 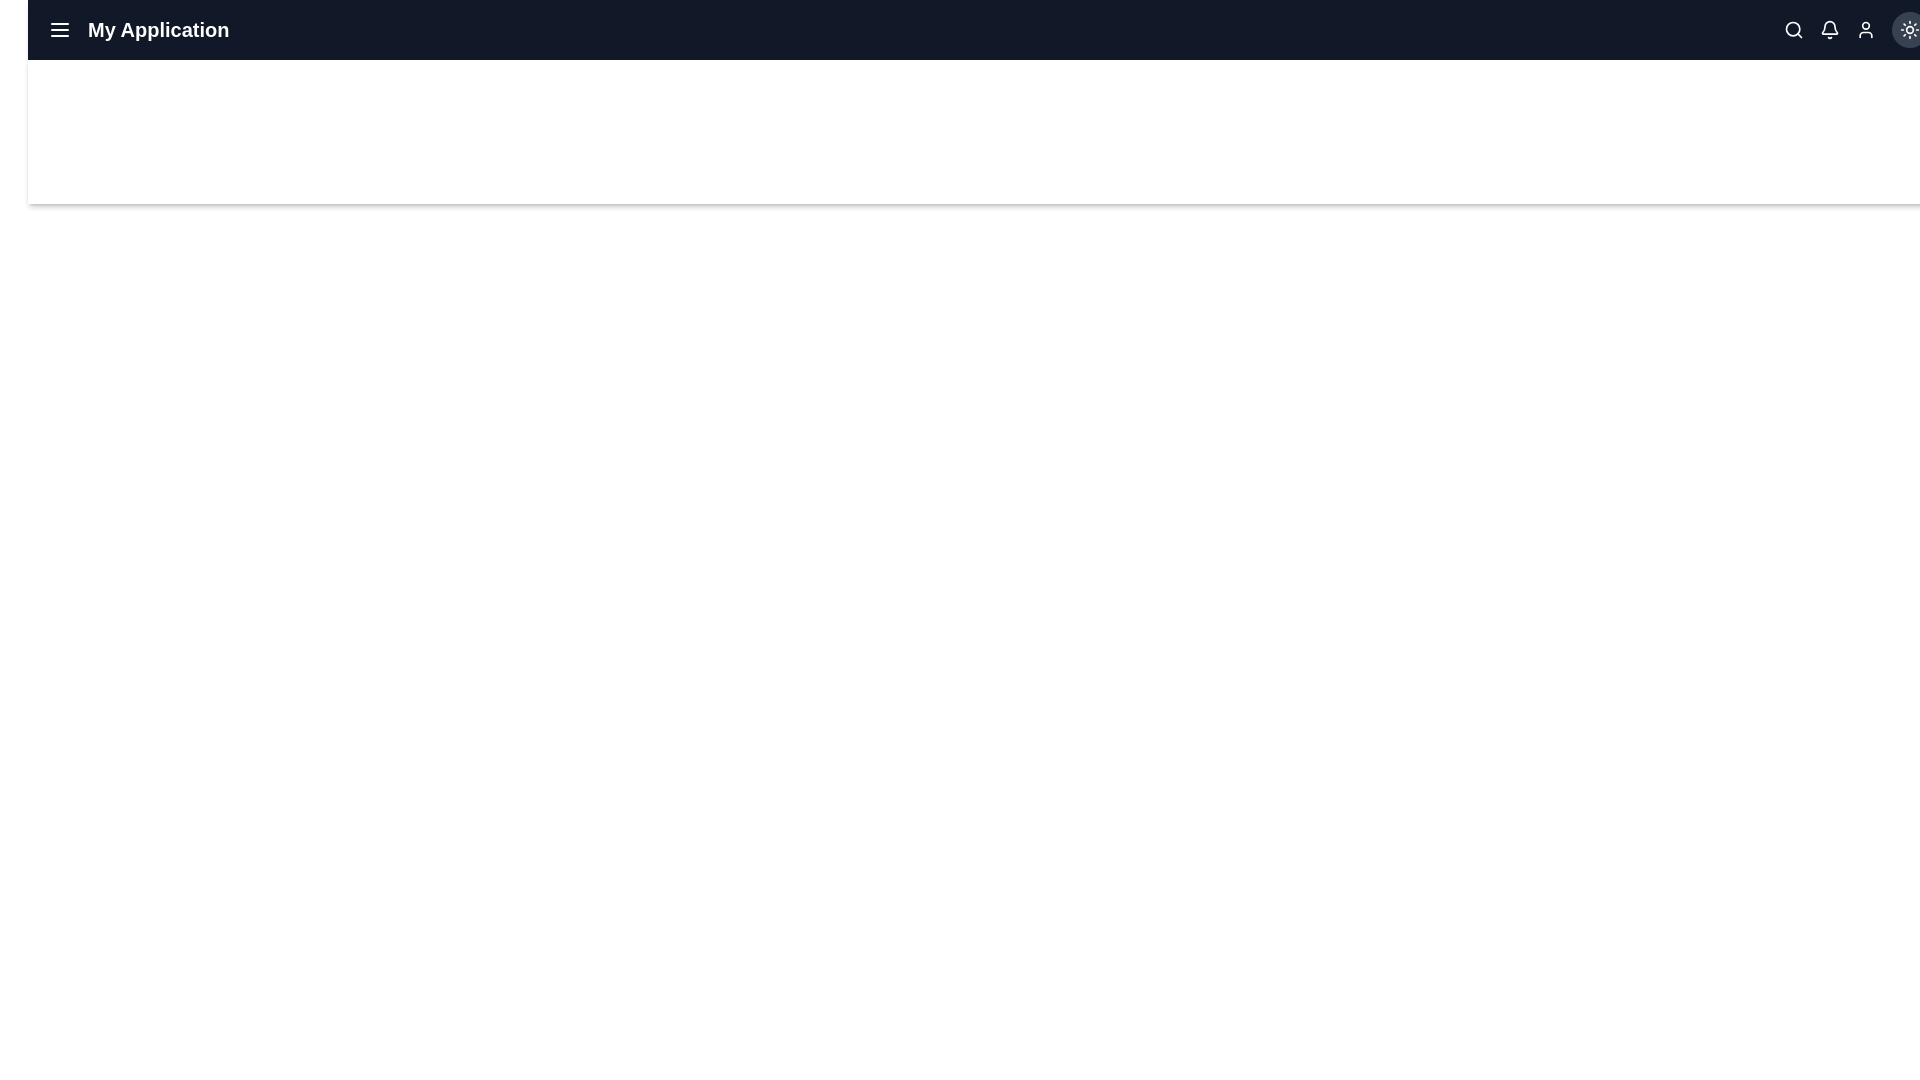 I want to click on the magnifying glass icon located at the top right corner of the interface, so click(x=1794, y=30).